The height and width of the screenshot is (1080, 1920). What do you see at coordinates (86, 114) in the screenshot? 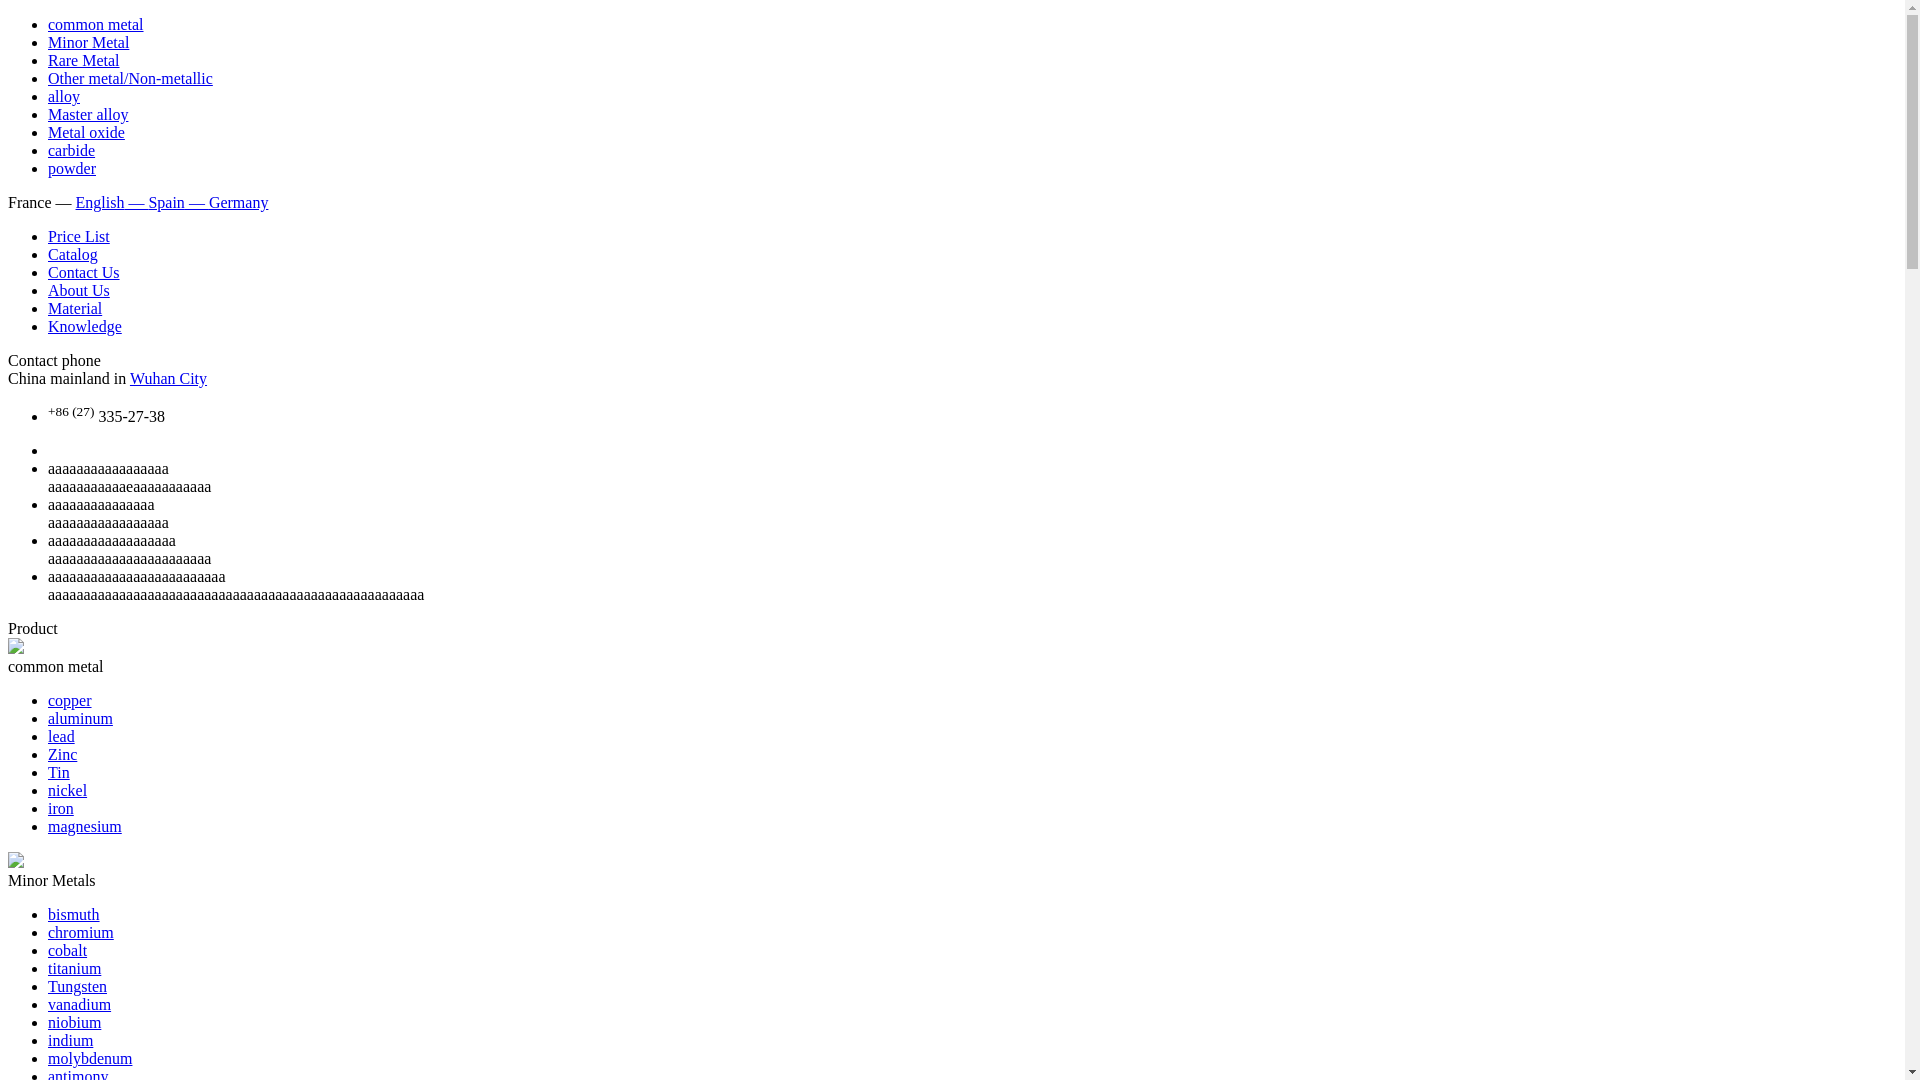
I see `'Master alloy'` at bounding box center [86, 114].